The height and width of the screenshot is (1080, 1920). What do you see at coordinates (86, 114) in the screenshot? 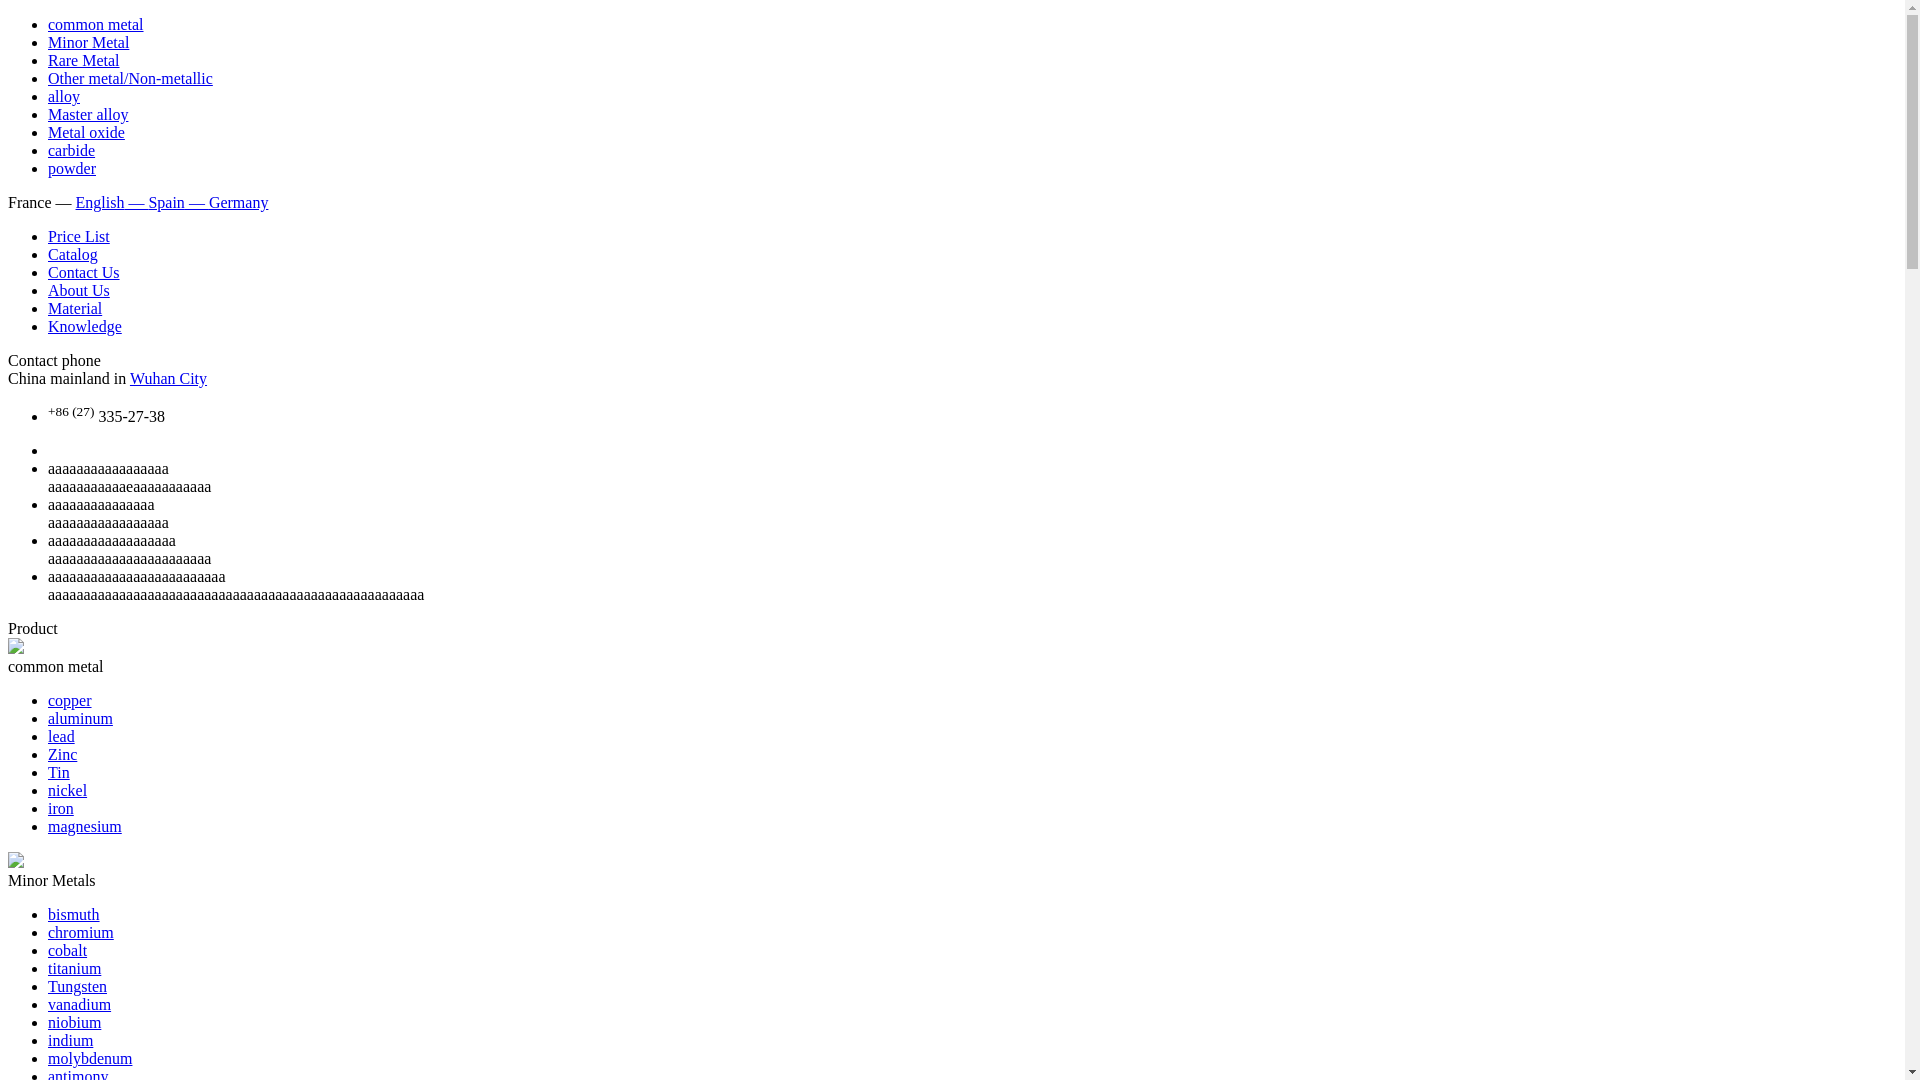
I see `'Master alloy'` at bounding box center [86, 114].